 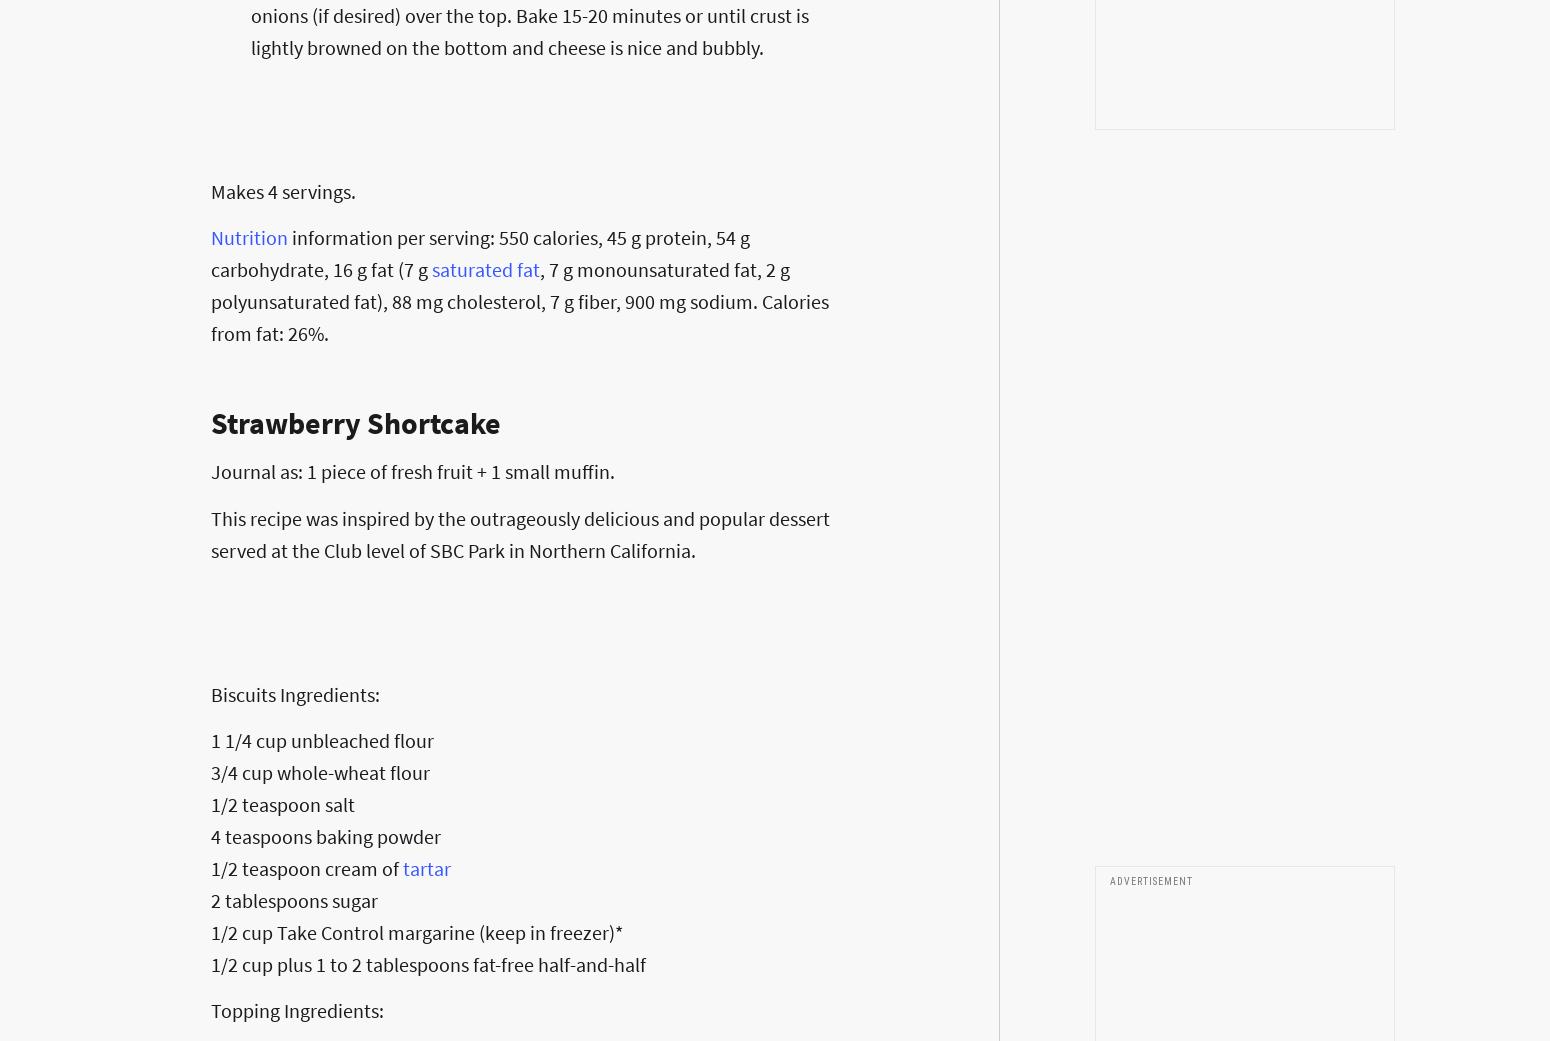 I want to click on '1 1/4 cup unbleached flour', so click(x=321, y=739).